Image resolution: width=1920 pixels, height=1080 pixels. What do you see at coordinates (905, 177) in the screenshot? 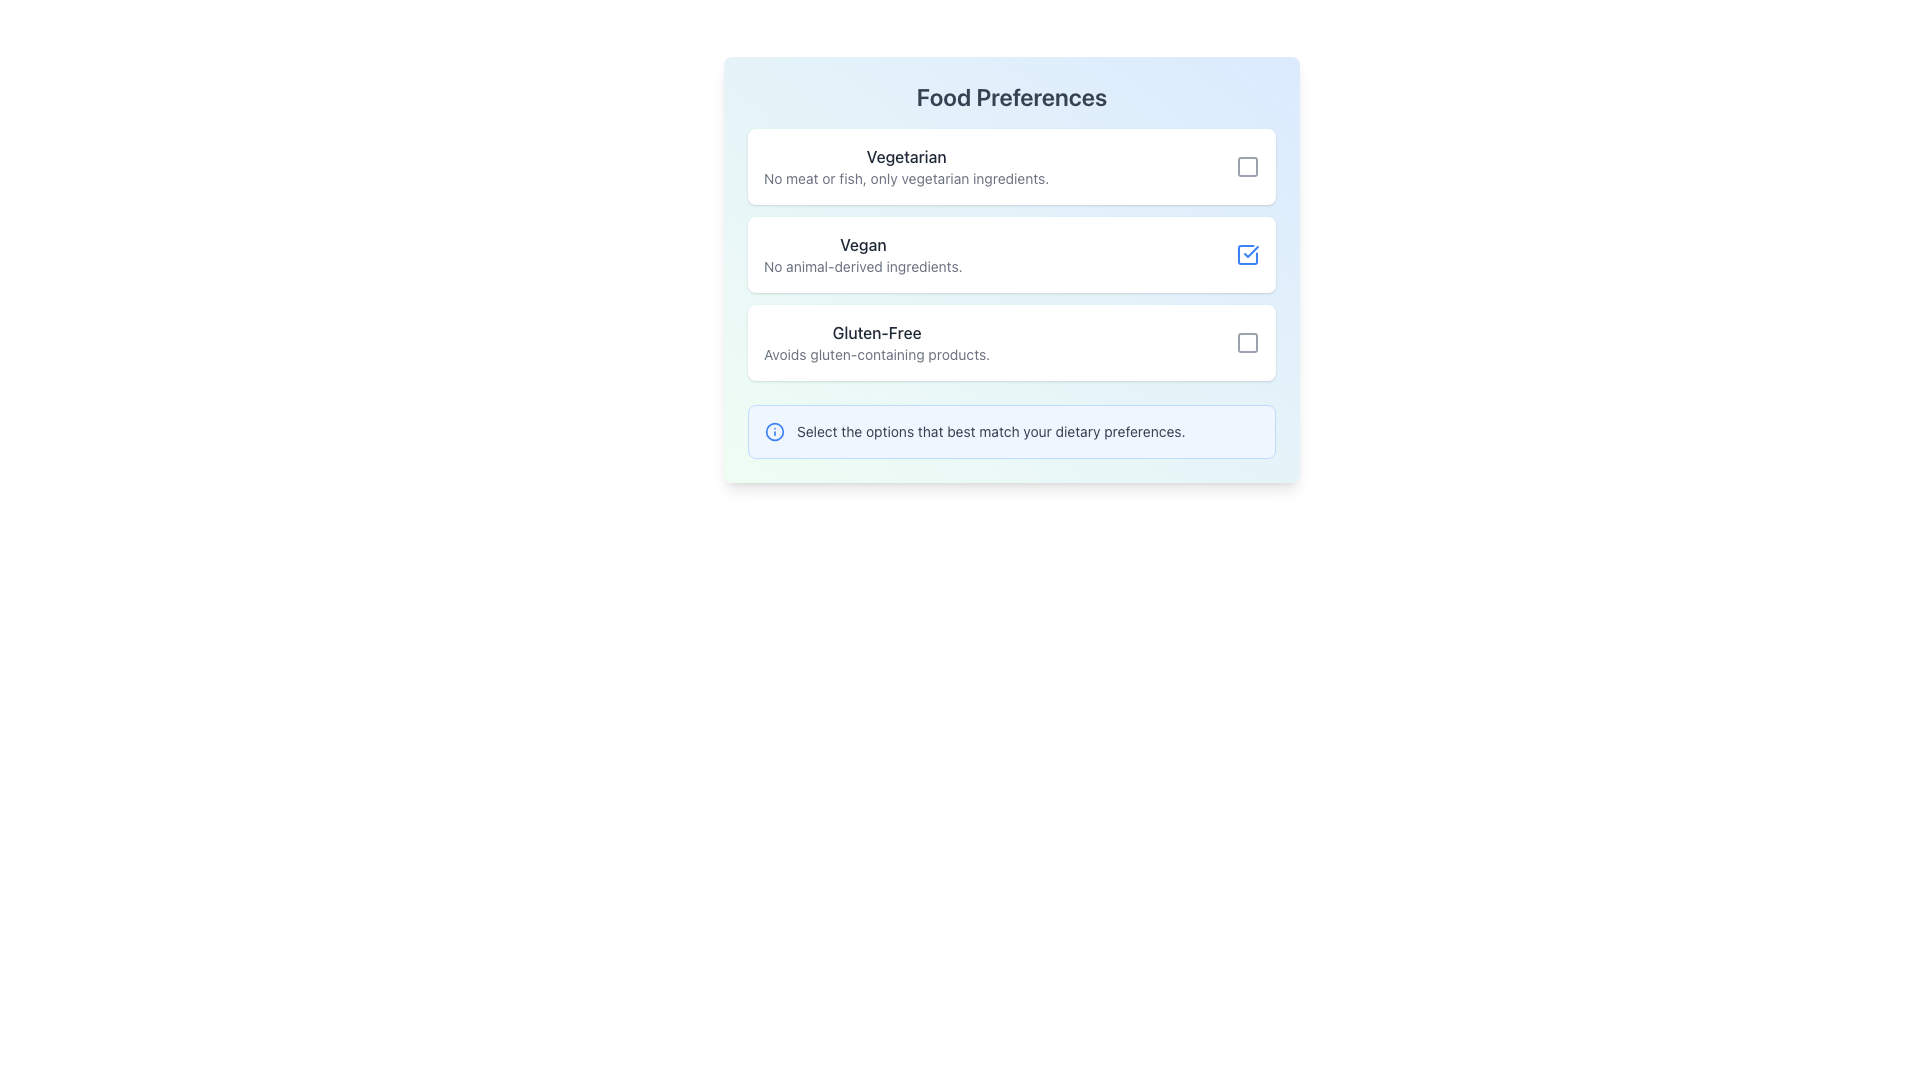
I see `descriptive text label located directly below the 'Vegetarian' label within the card layout at the top of the 'Food Preferences' list` at bounding box center [905, 177].